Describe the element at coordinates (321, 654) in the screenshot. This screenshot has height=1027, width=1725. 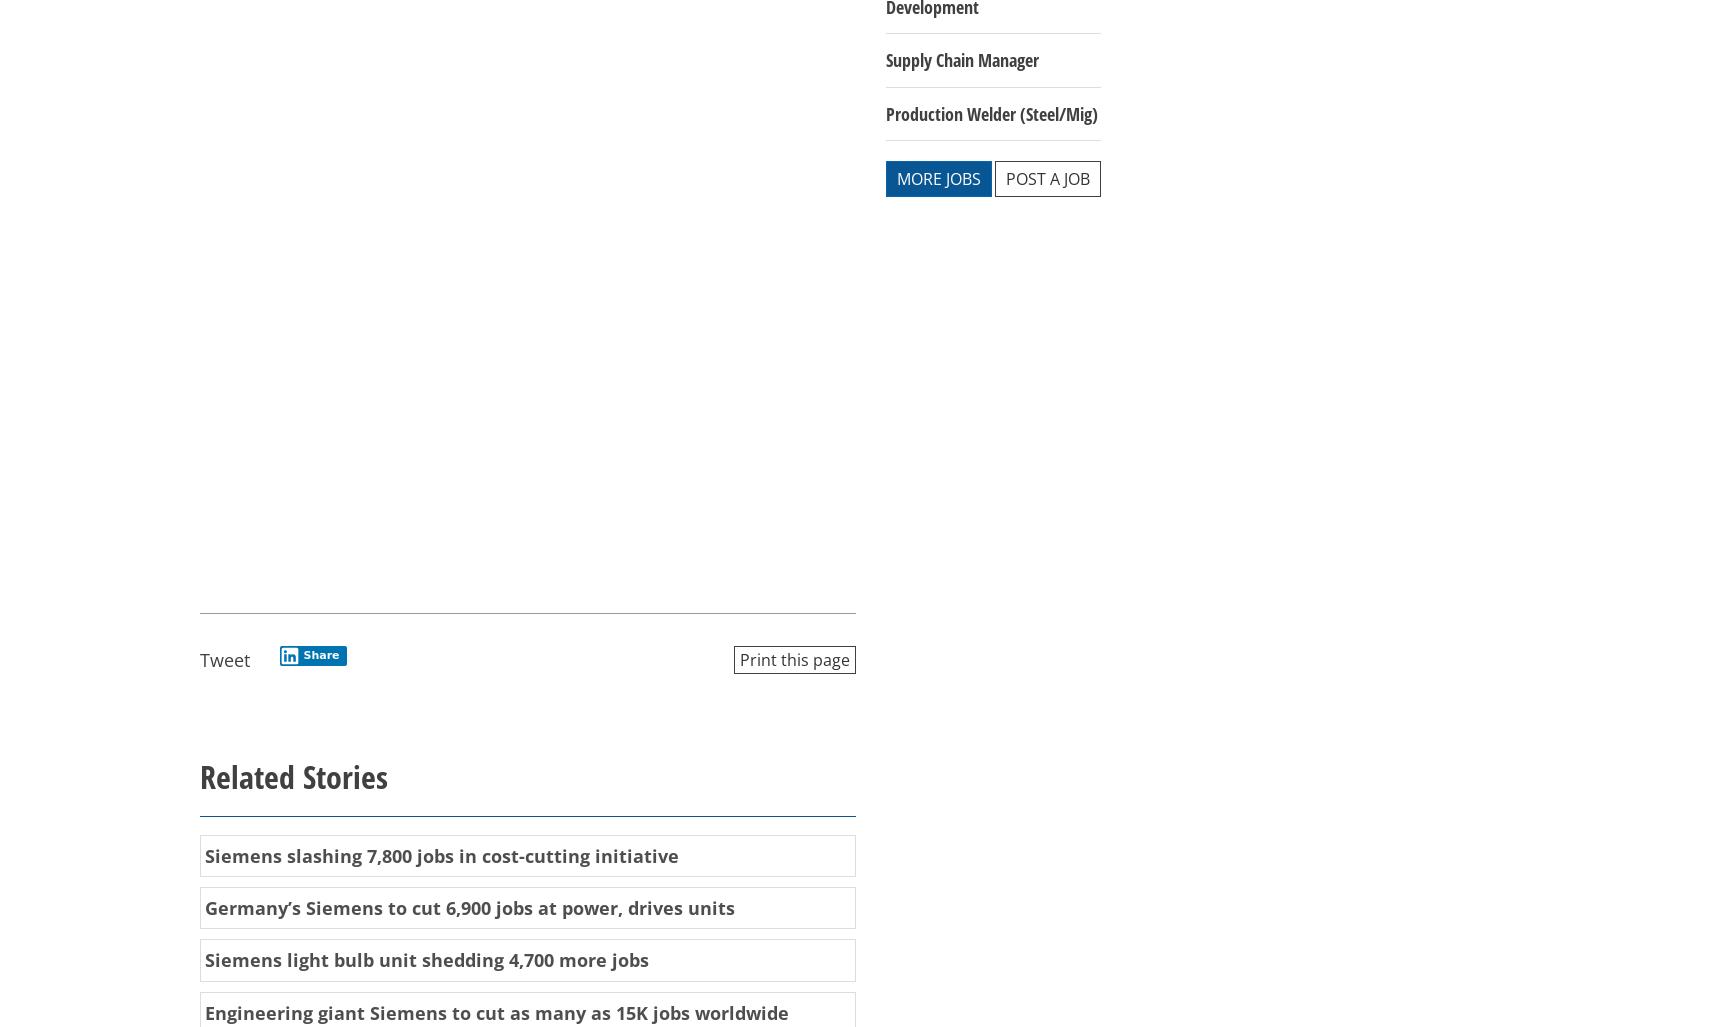
I see `'Share'` at that location.